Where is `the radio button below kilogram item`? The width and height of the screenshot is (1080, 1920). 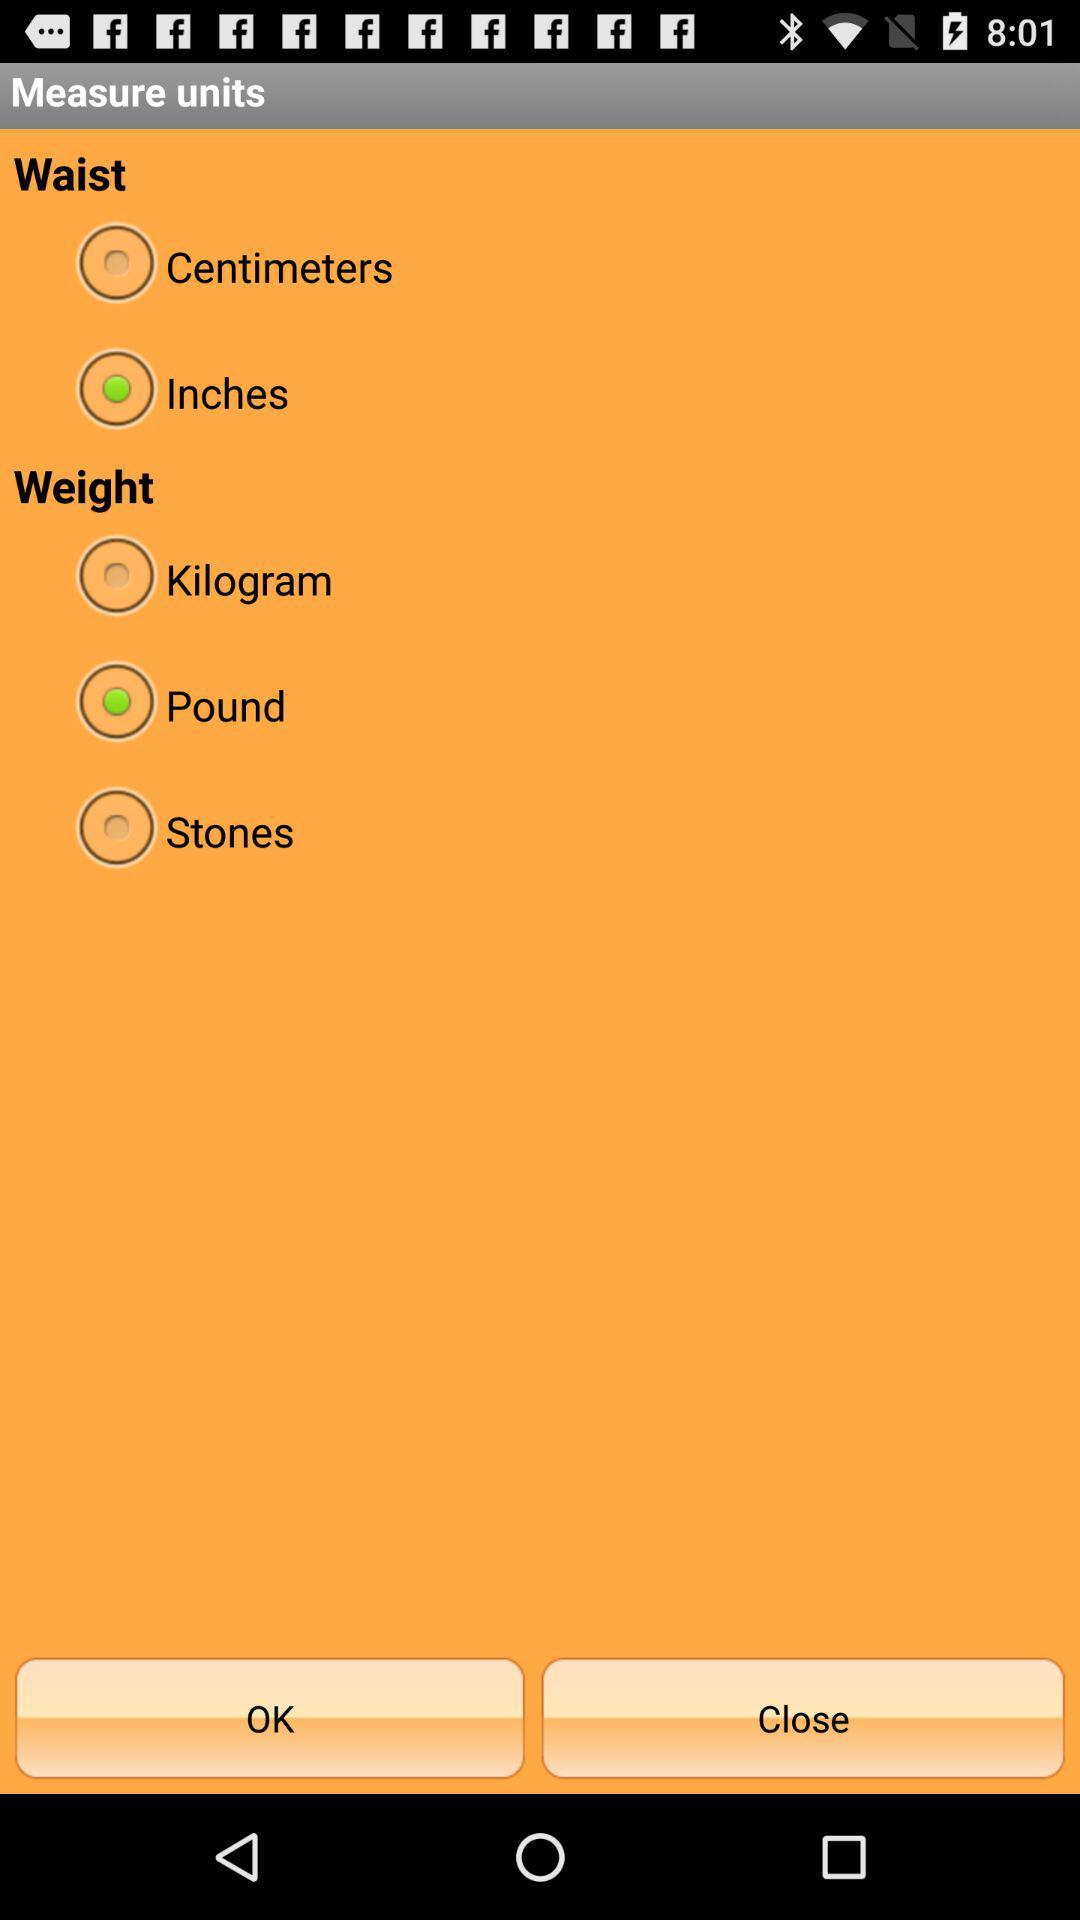
the radio button below kilogram item is located at coordinates (540, 705).